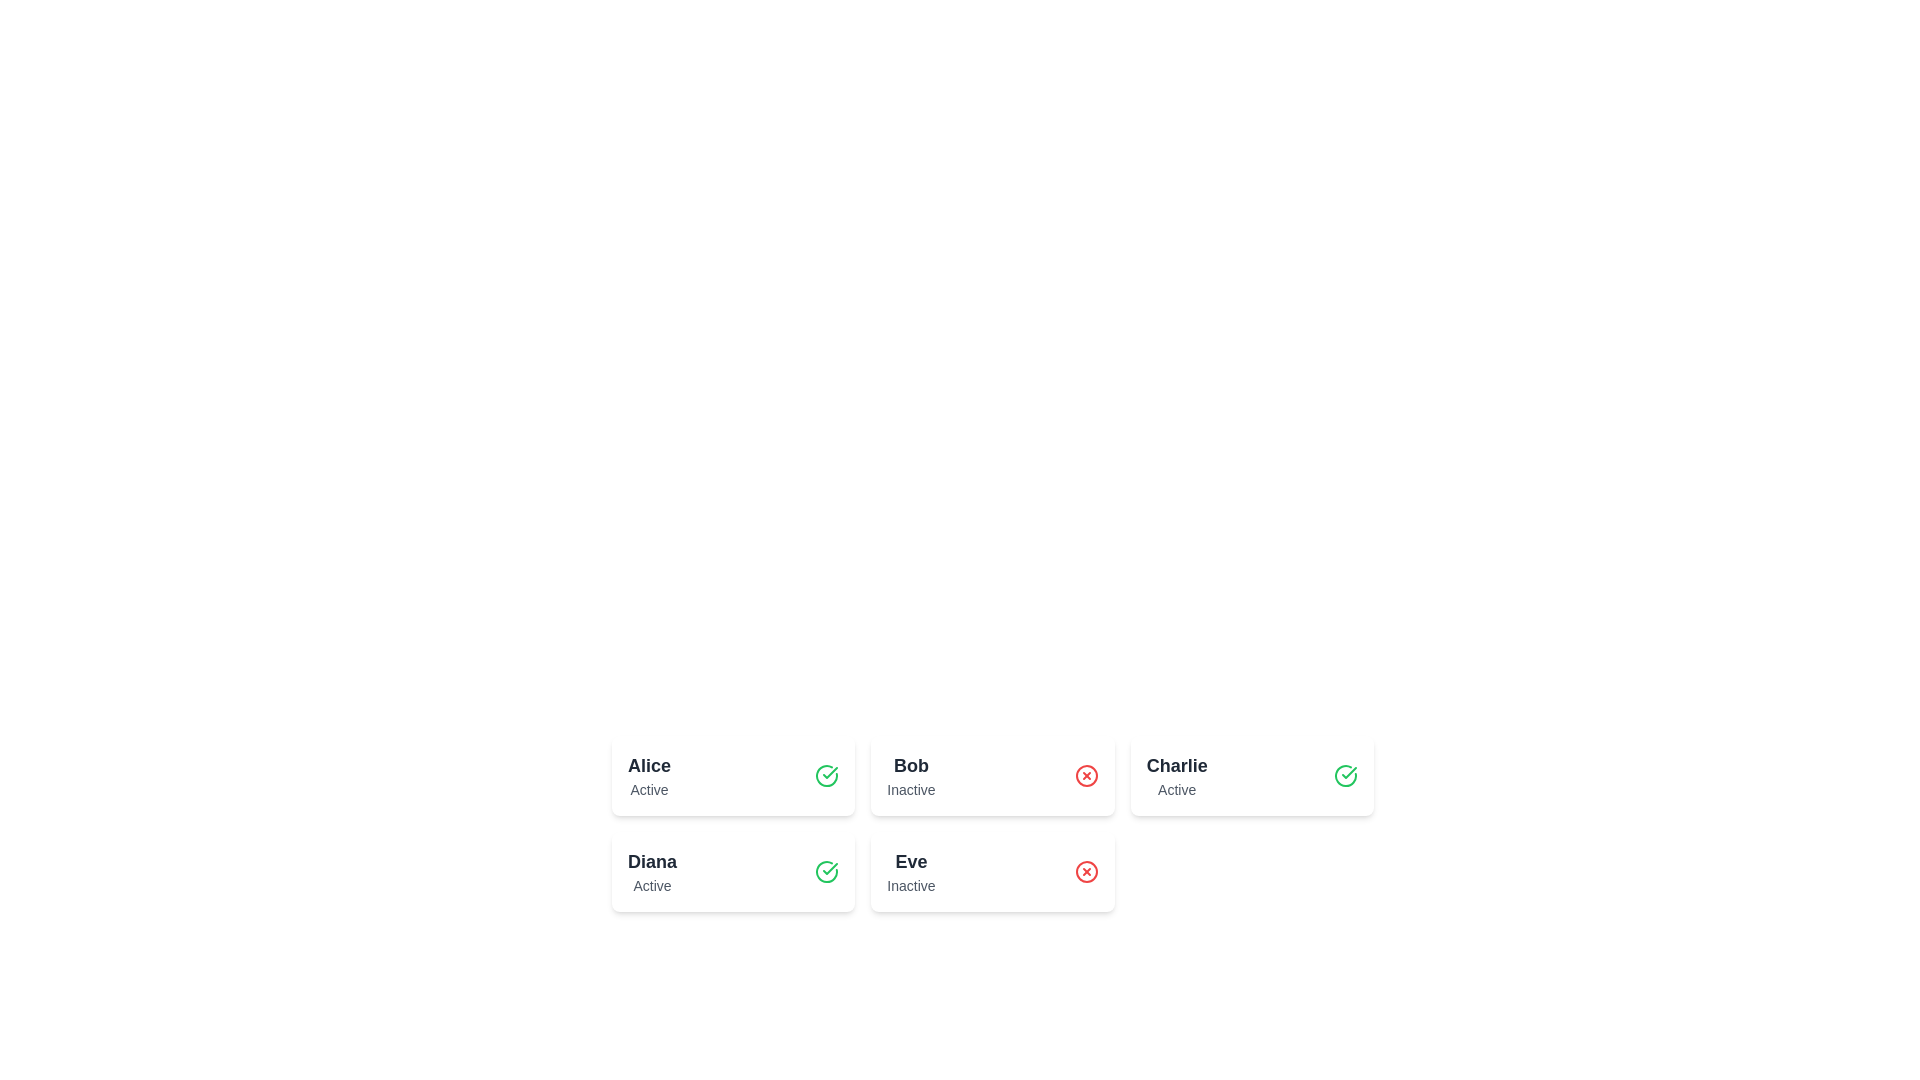 The height and width of the screenshot is (1080, 1920). What do you see at coordinates (910, 870) in the screenshot?
I see `the text label displaying 'Eve' with the status 'Inactive' in the card layout located in the bottom row, second from the left` at bounding box center [910, 870].